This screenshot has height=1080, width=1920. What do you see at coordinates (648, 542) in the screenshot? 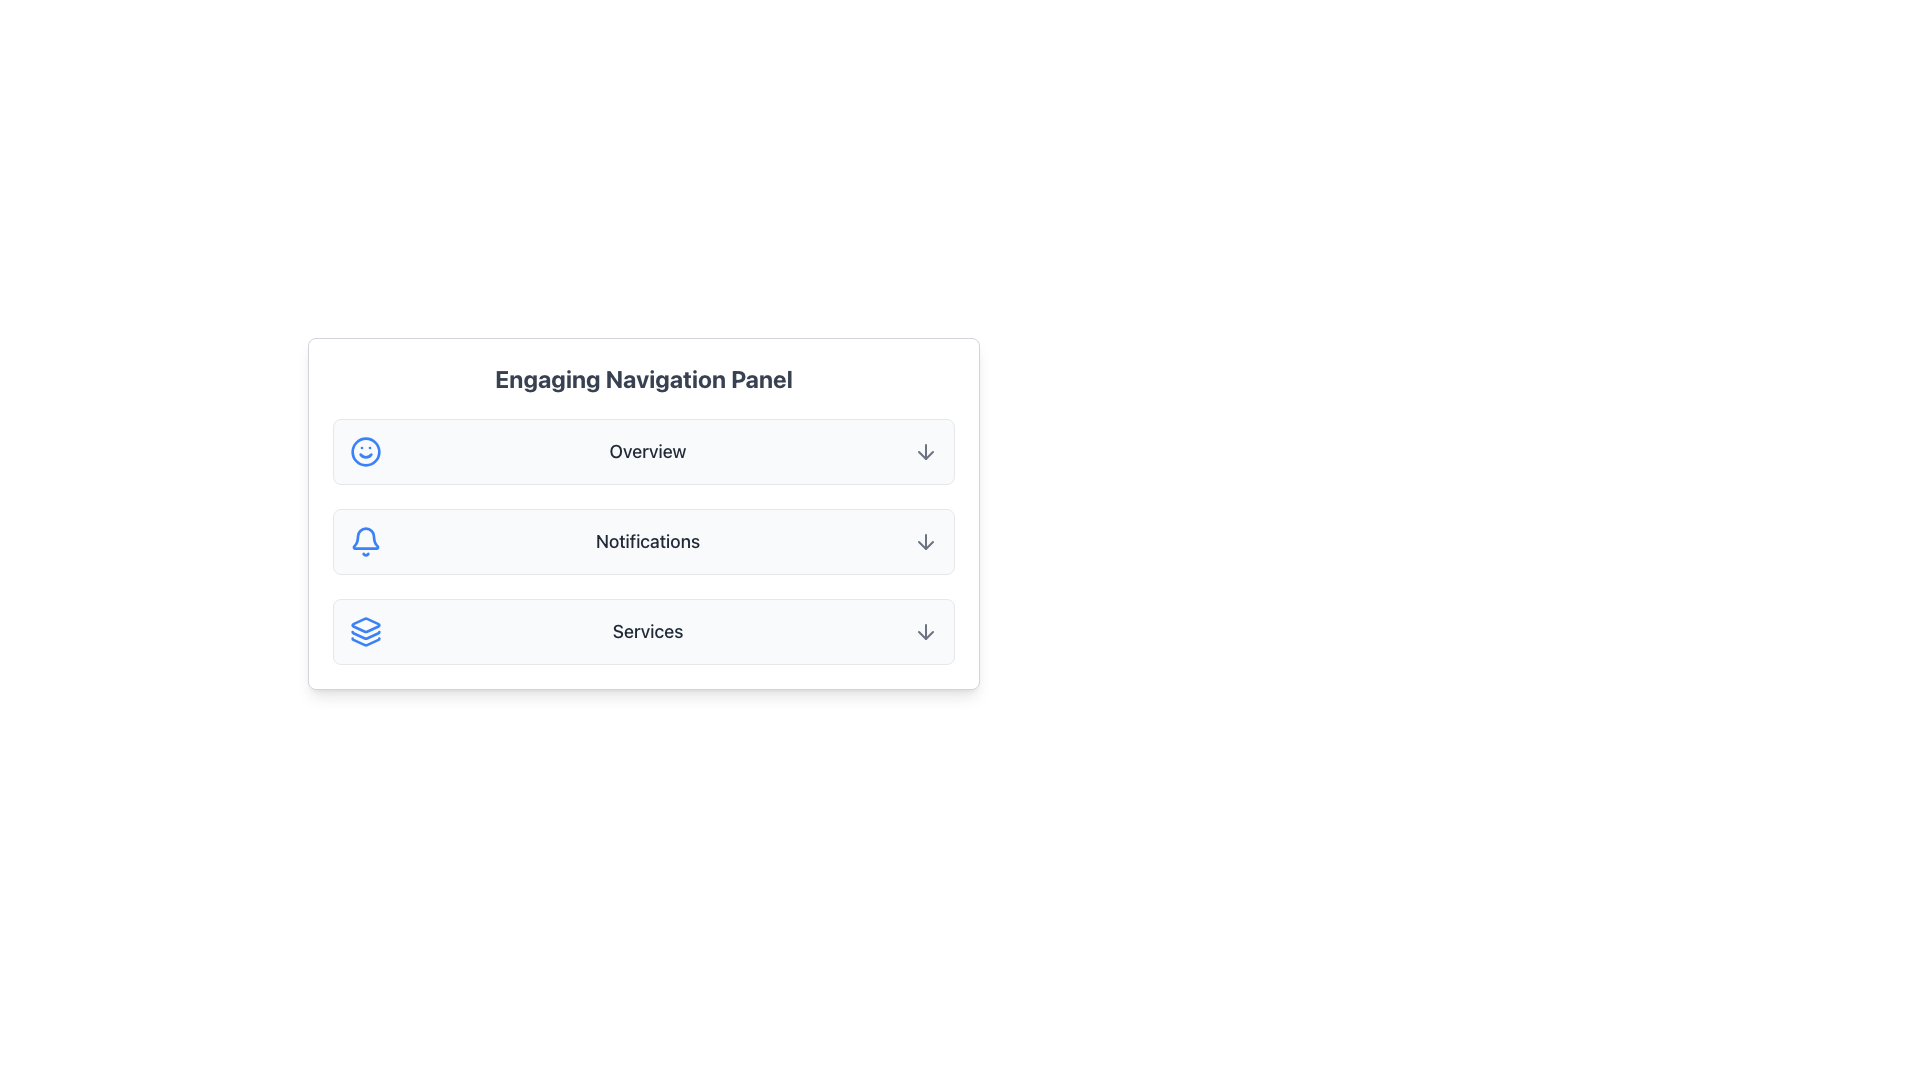
I see `the 'Notifications' text label in the vertical navigation panel, which is styled prominently and positioned between a blue bell icon and a gray arrow icon` at bounding box center [648, 542].